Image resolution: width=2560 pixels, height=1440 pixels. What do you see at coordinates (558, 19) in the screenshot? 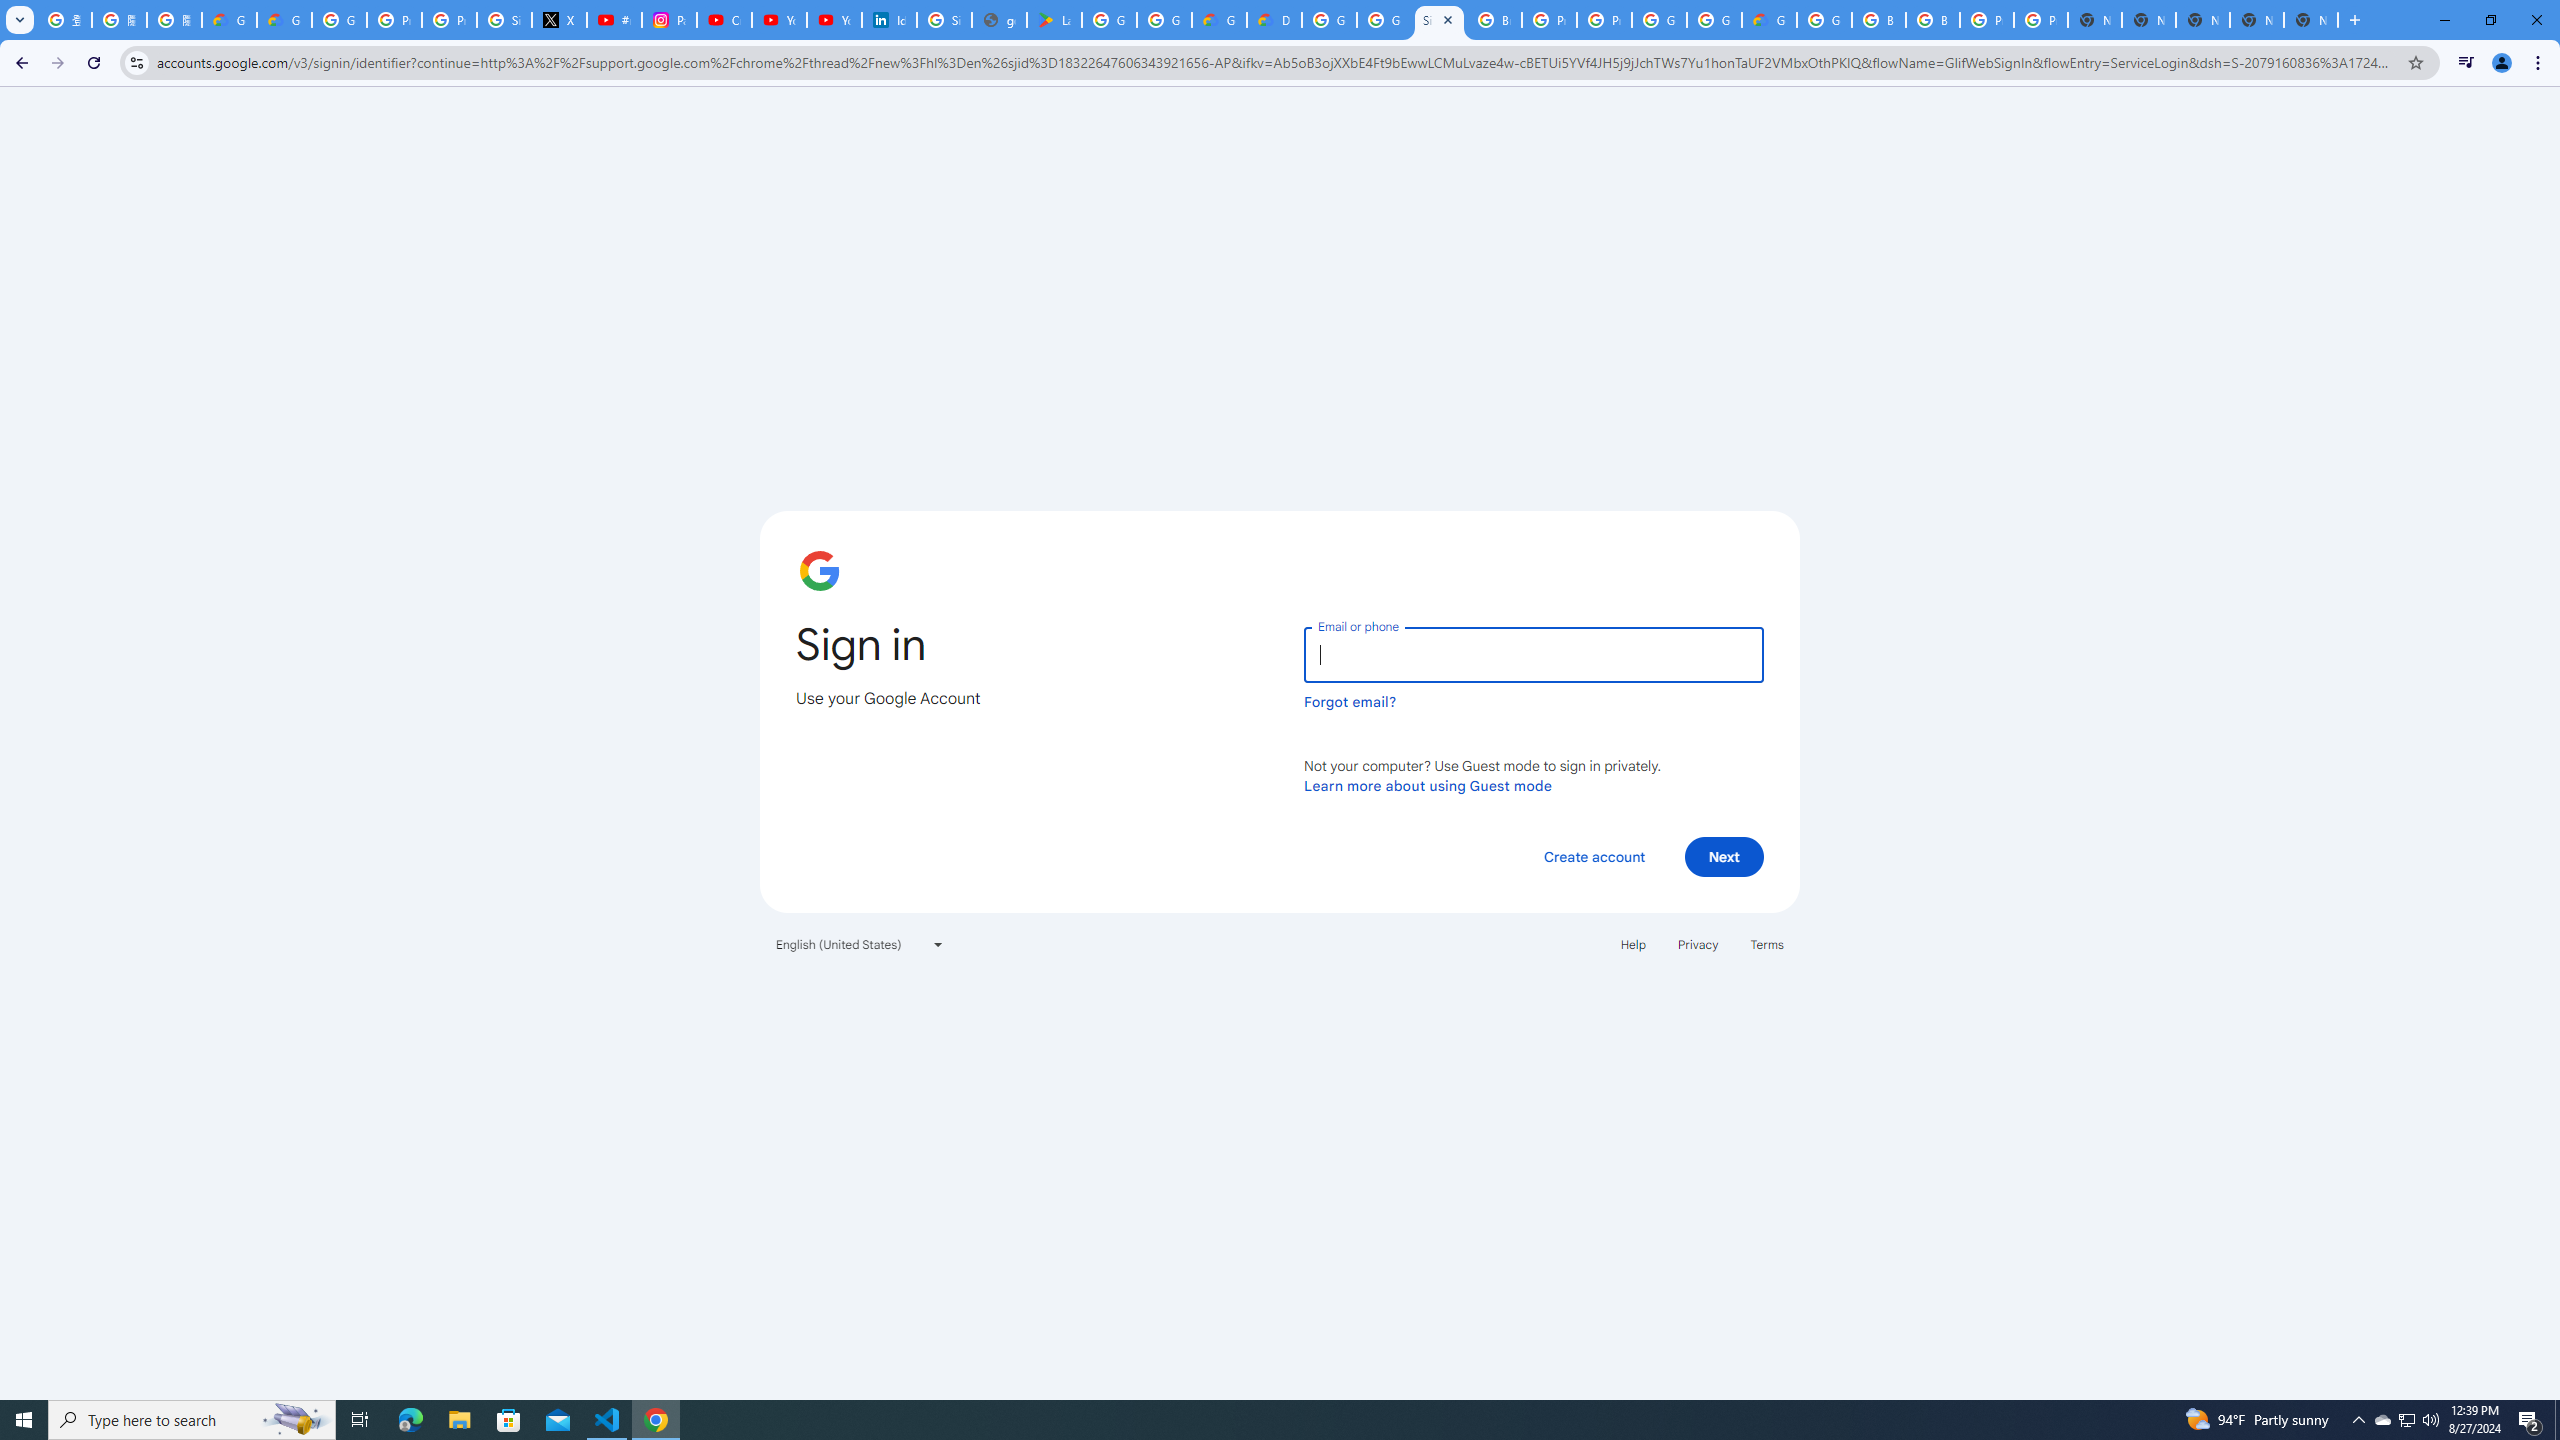
I see `'X'` at bounding box center [558, 19].